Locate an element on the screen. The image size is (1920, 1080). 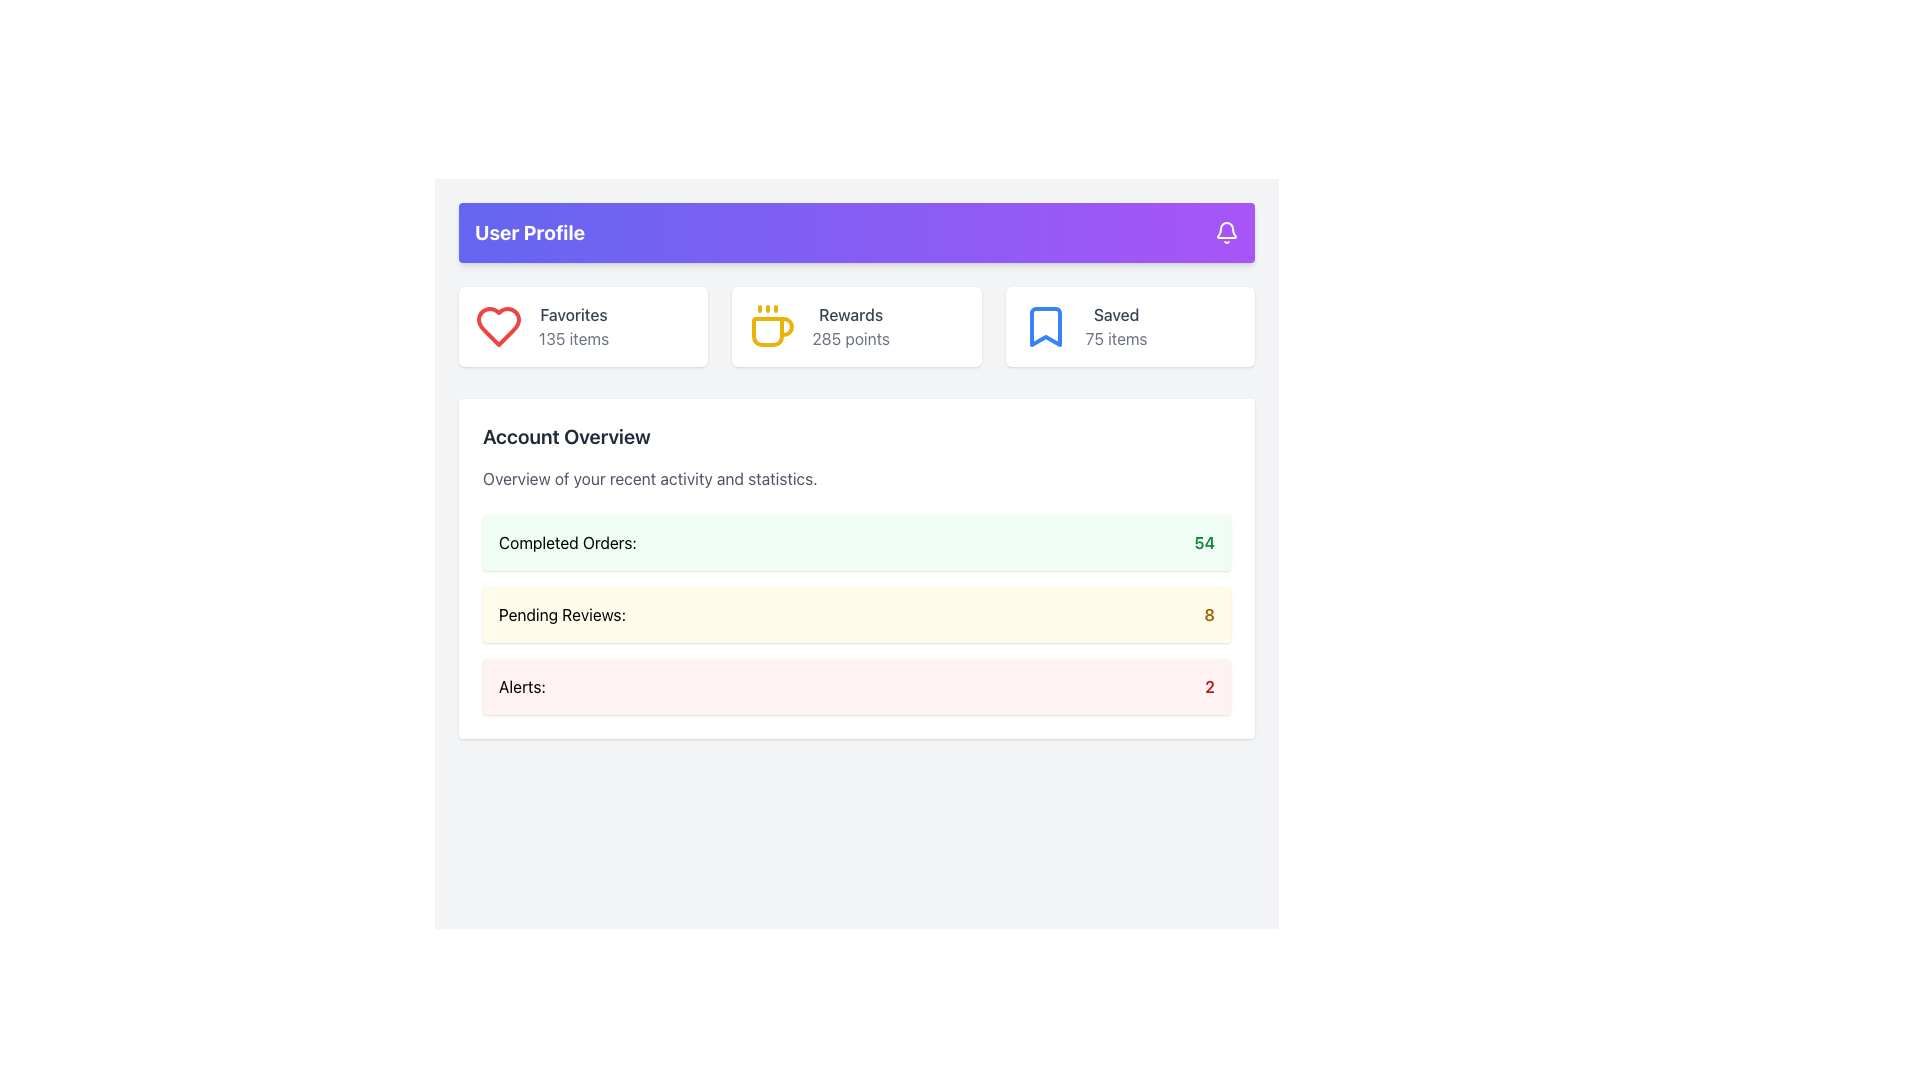
the Informational Card with a green background that displays 'Completed Orders:' and the value '54' in bold, located above 'Pending Reviews' and below 'Account Overview' is located at coordinates (857, 543).